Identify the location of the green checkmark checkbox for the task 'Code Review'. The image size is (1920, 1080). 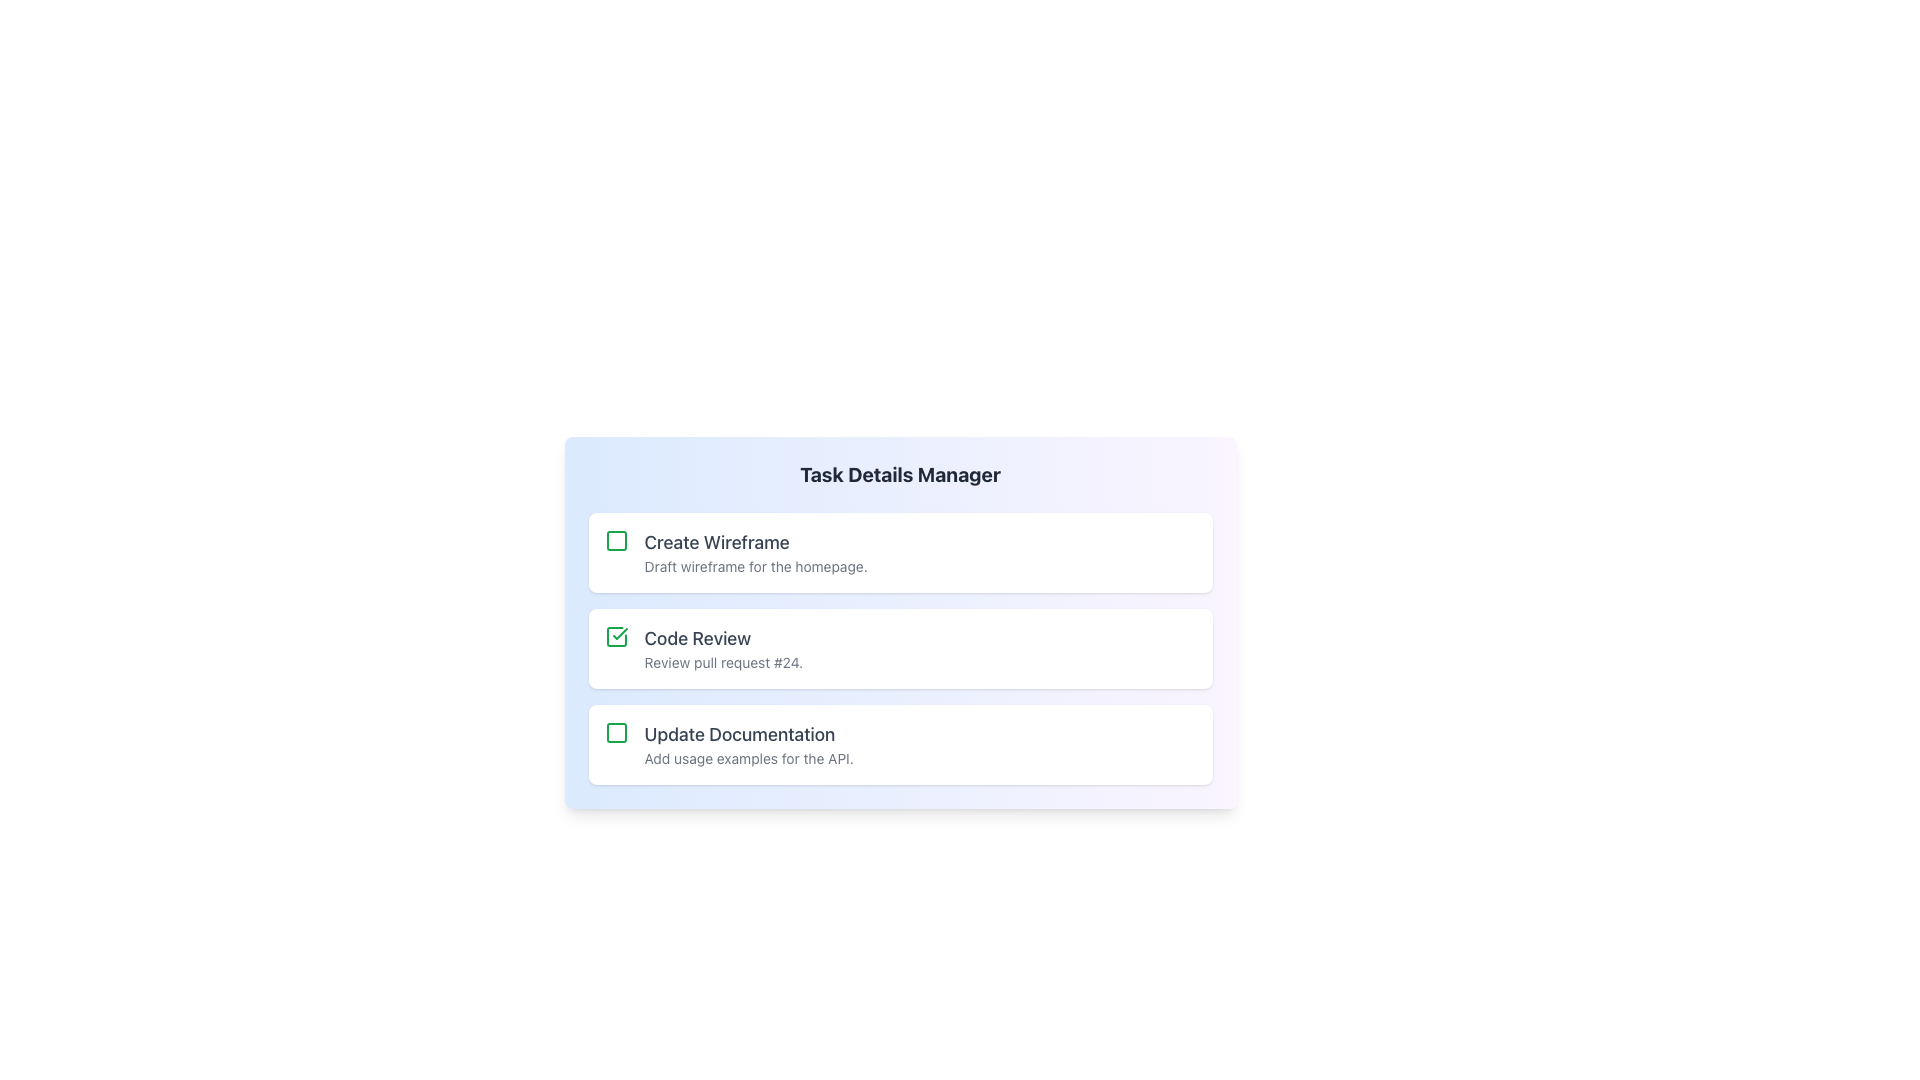
(615, 636).